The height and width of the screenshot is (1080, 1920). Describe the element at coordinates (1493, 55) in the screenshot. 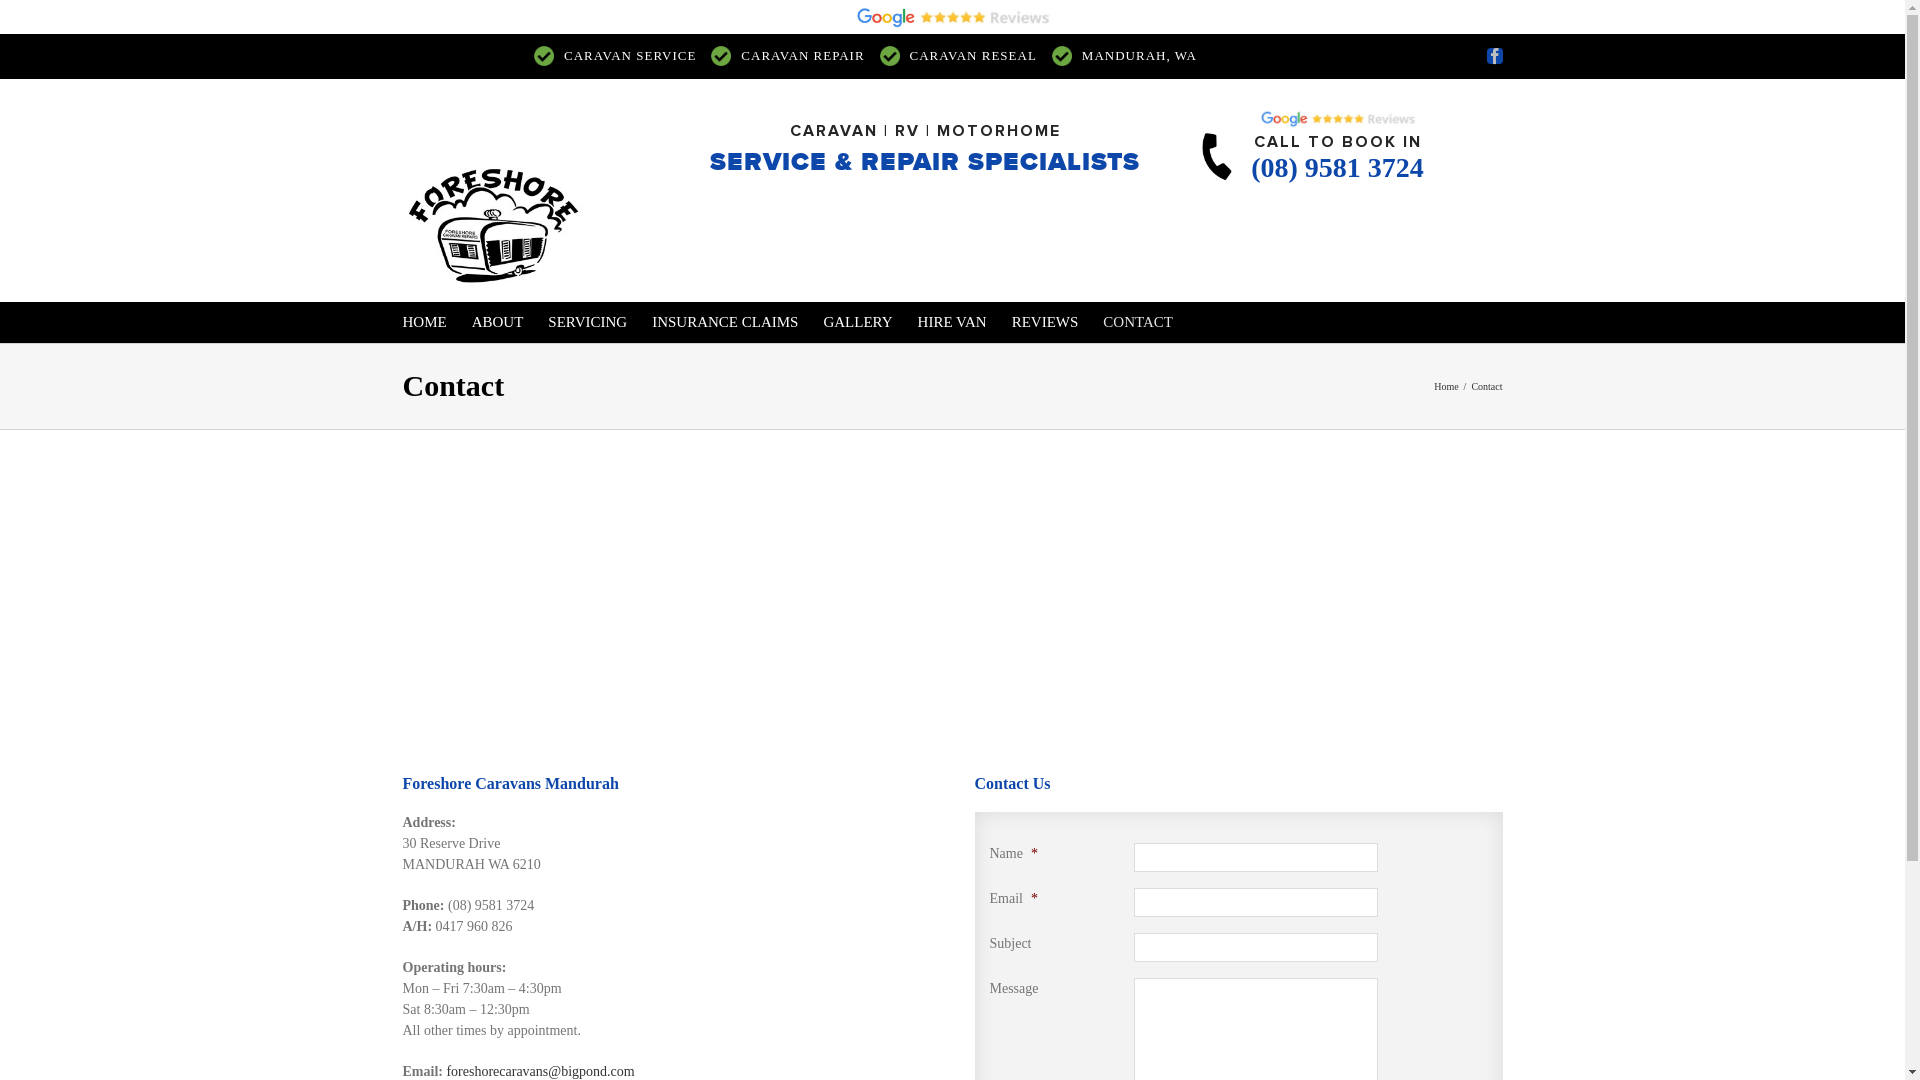

I see `'Facebook'` at that location.